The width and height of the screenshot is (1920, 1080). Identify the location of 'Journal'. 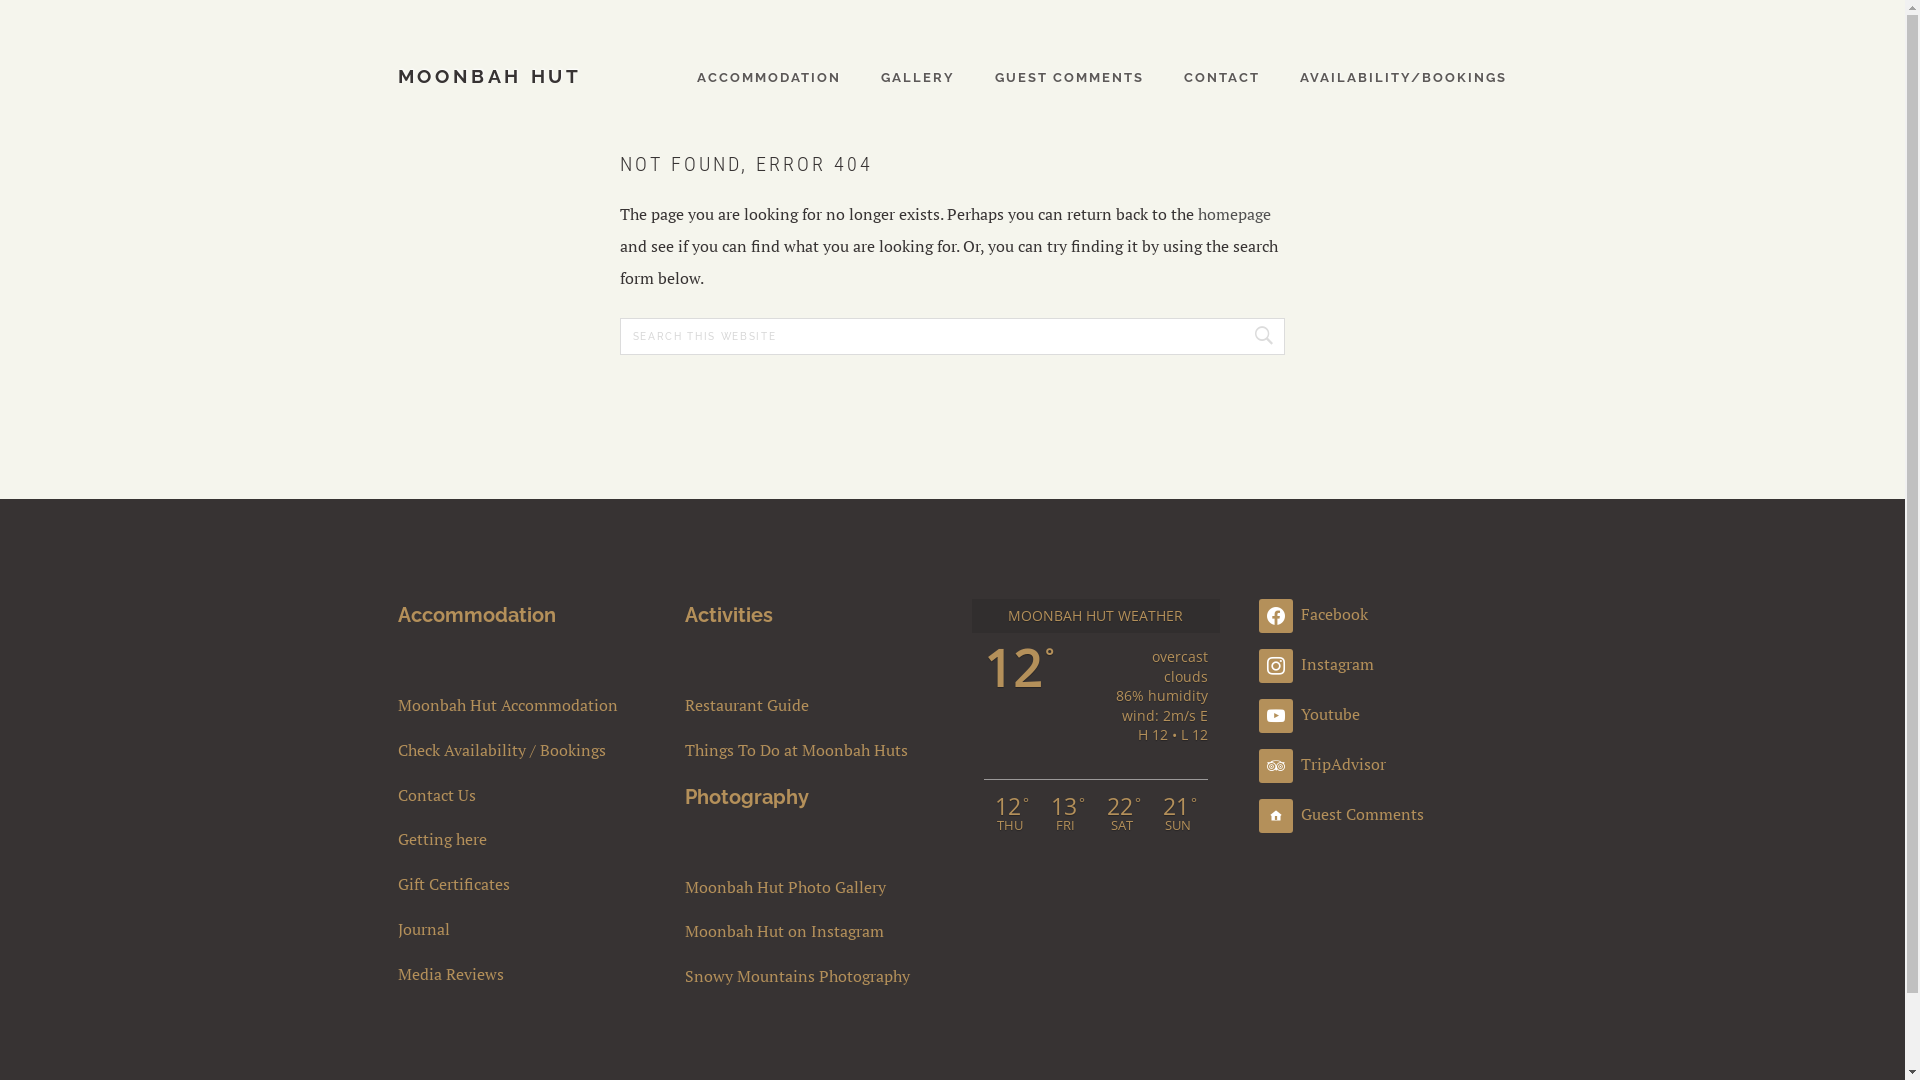
(398, 929).